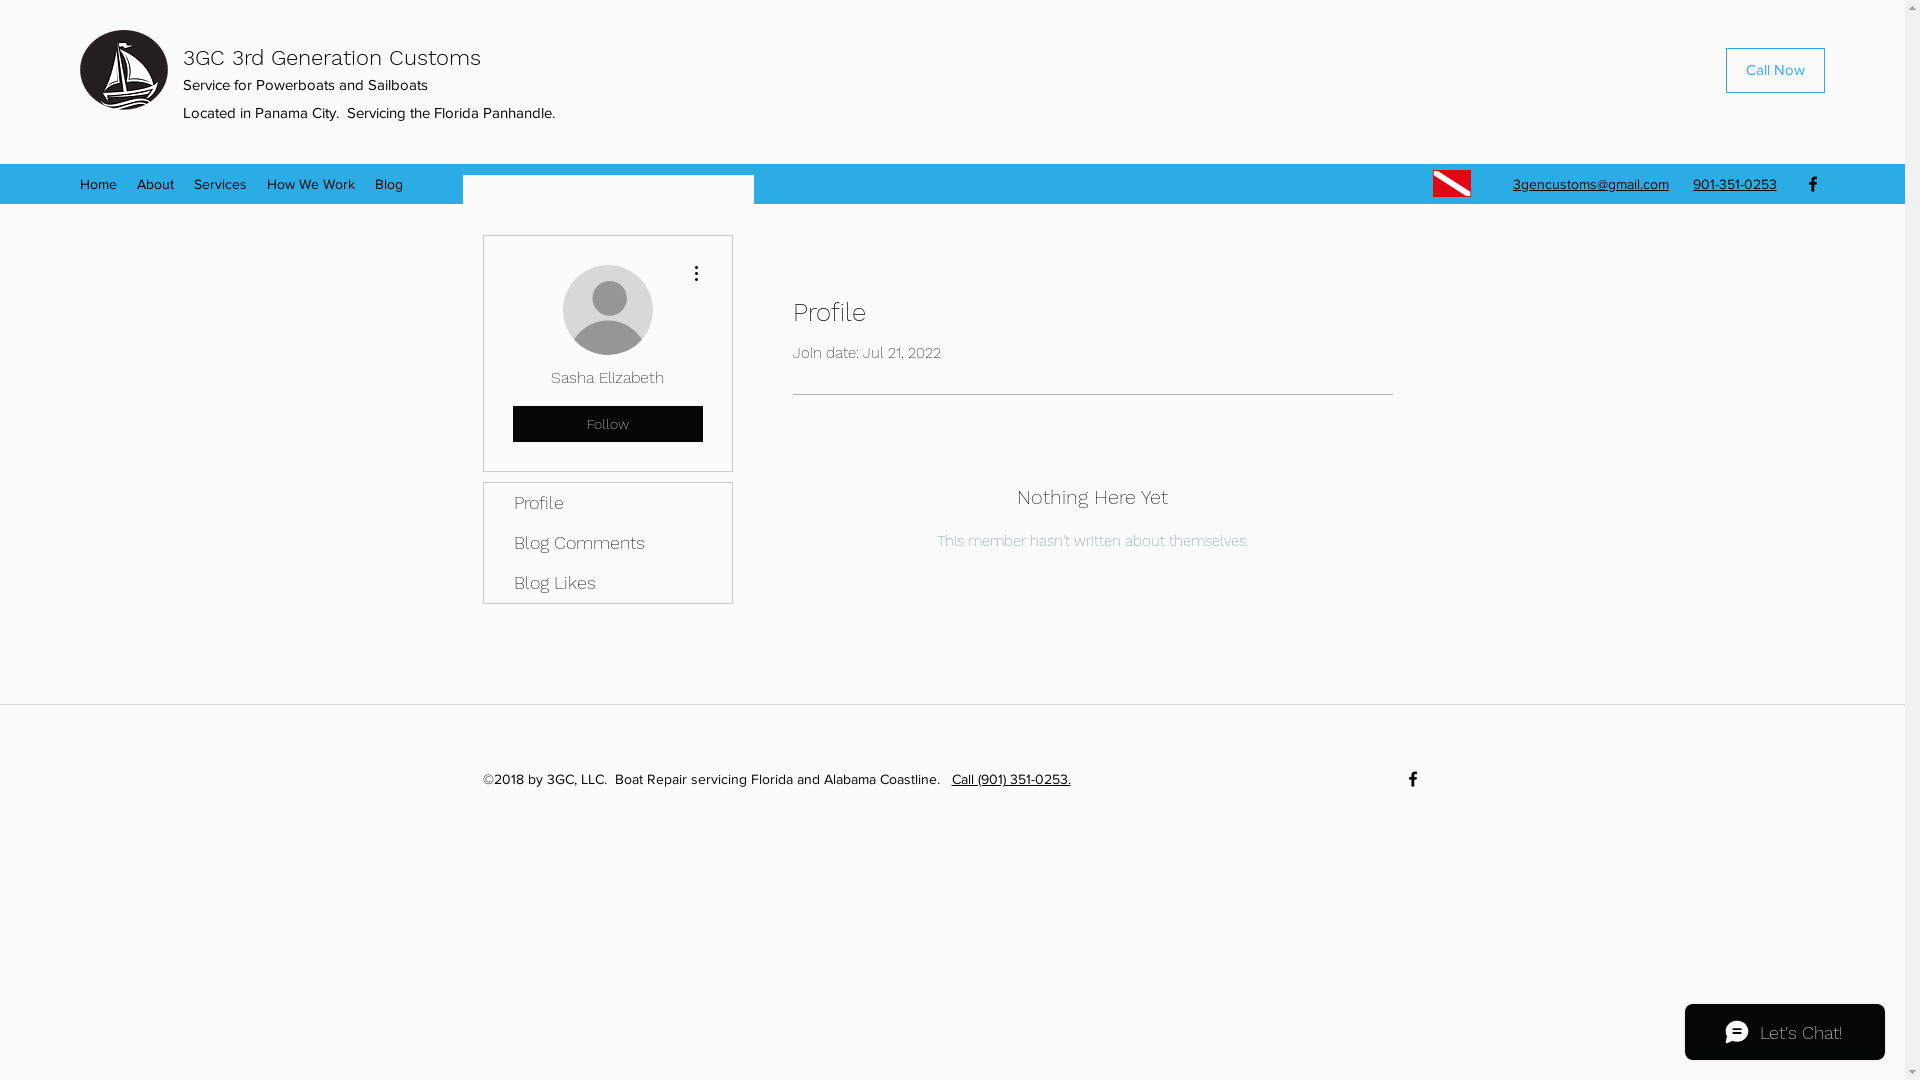  Describe the element at coordinates (1775, 69) in the screenshot. I see `'Call Now'` at that location.